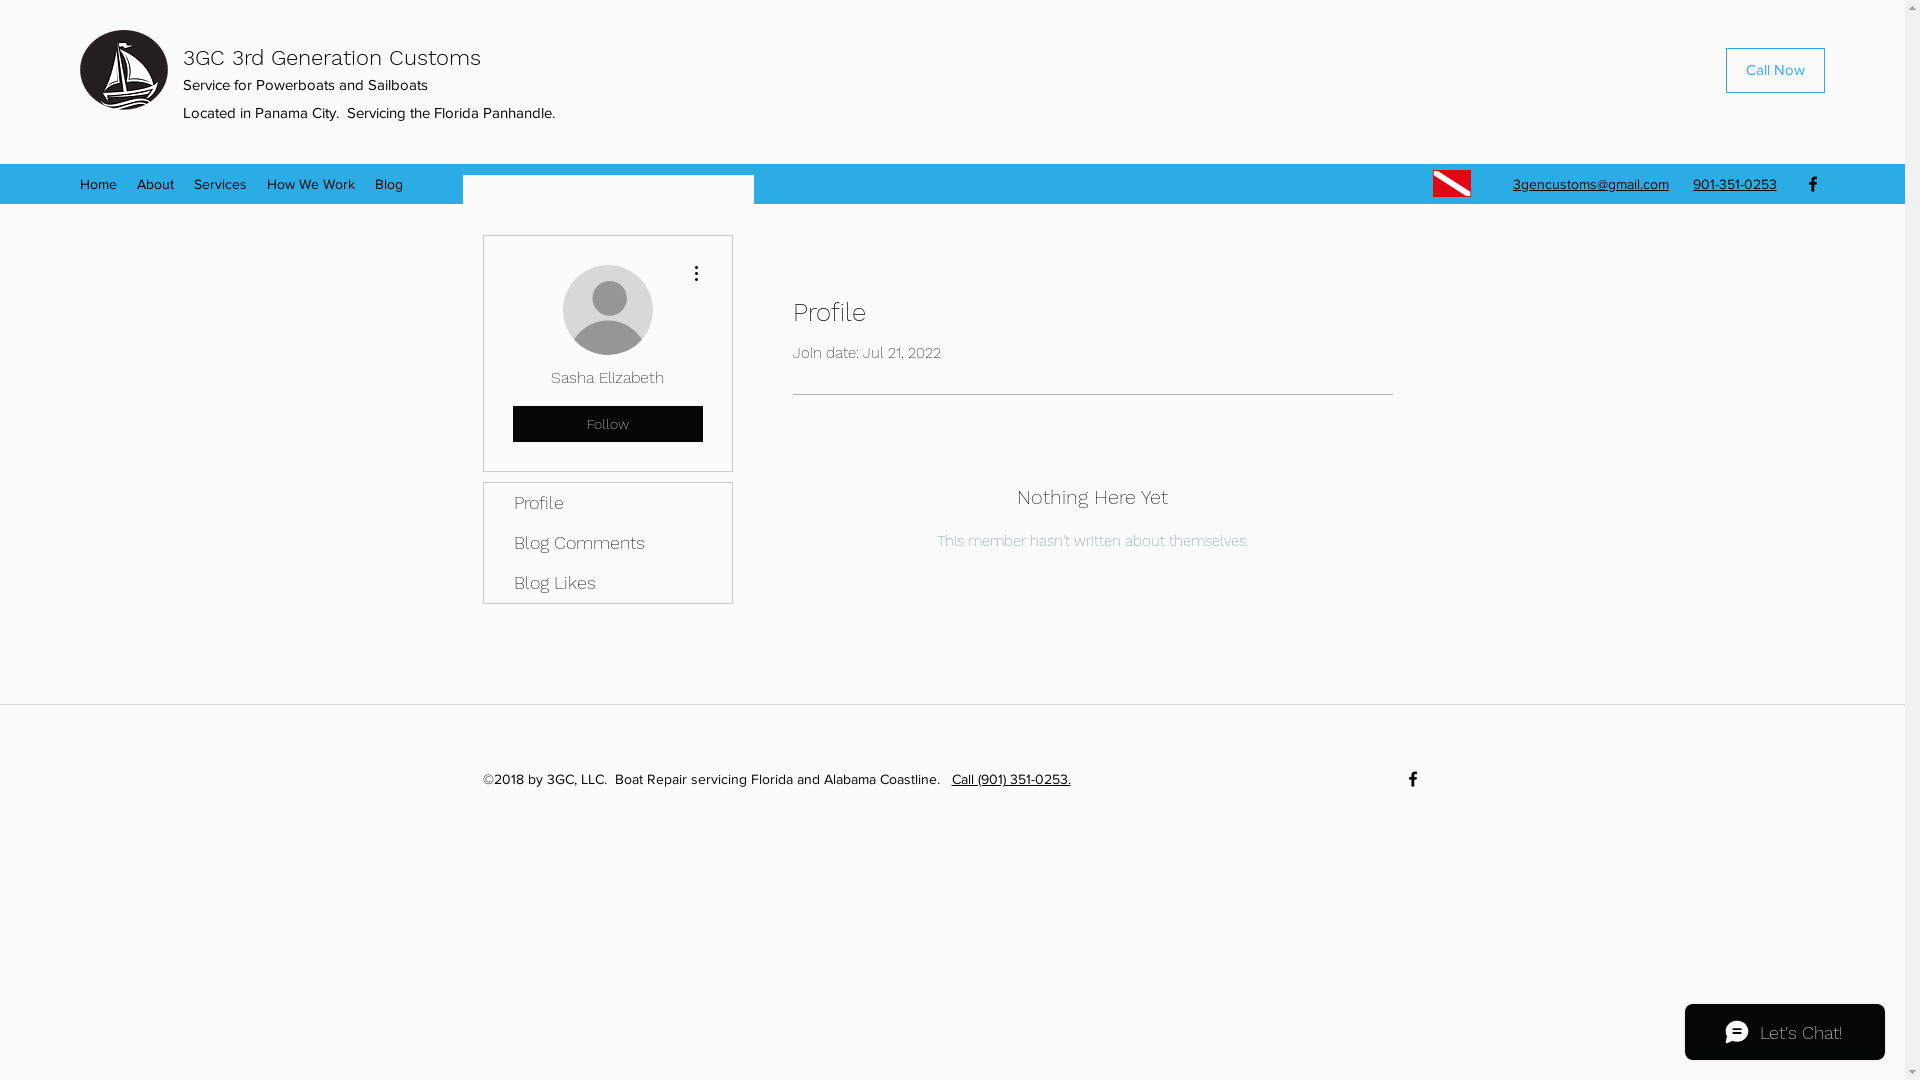  Describe the element at coordinates (1775, 69) in the screenshot. I see `'Call Now'` at that location.